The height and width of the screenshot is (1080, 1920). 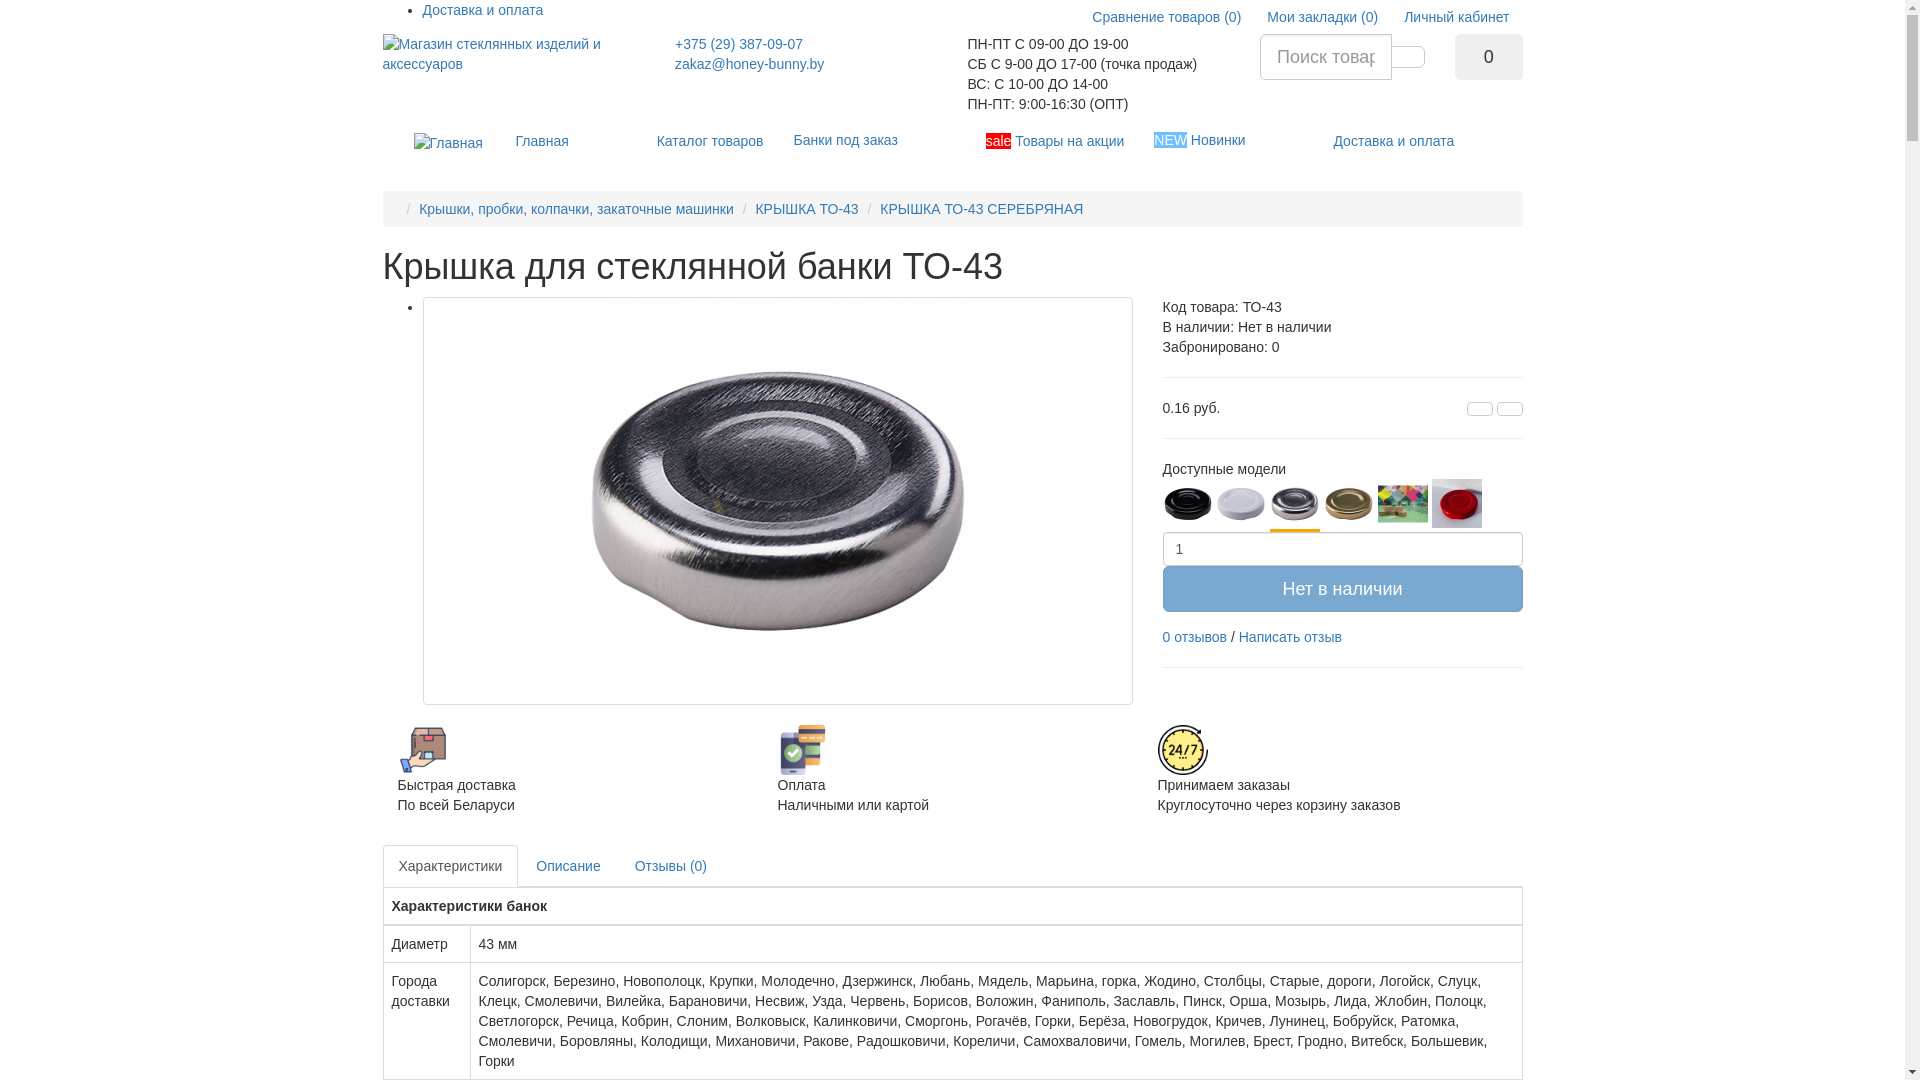 What do you see at coordinates (738, 43) in the screenshot?
I see `'+375 (29) 387-09-07'` at bounding box center [738, 43].